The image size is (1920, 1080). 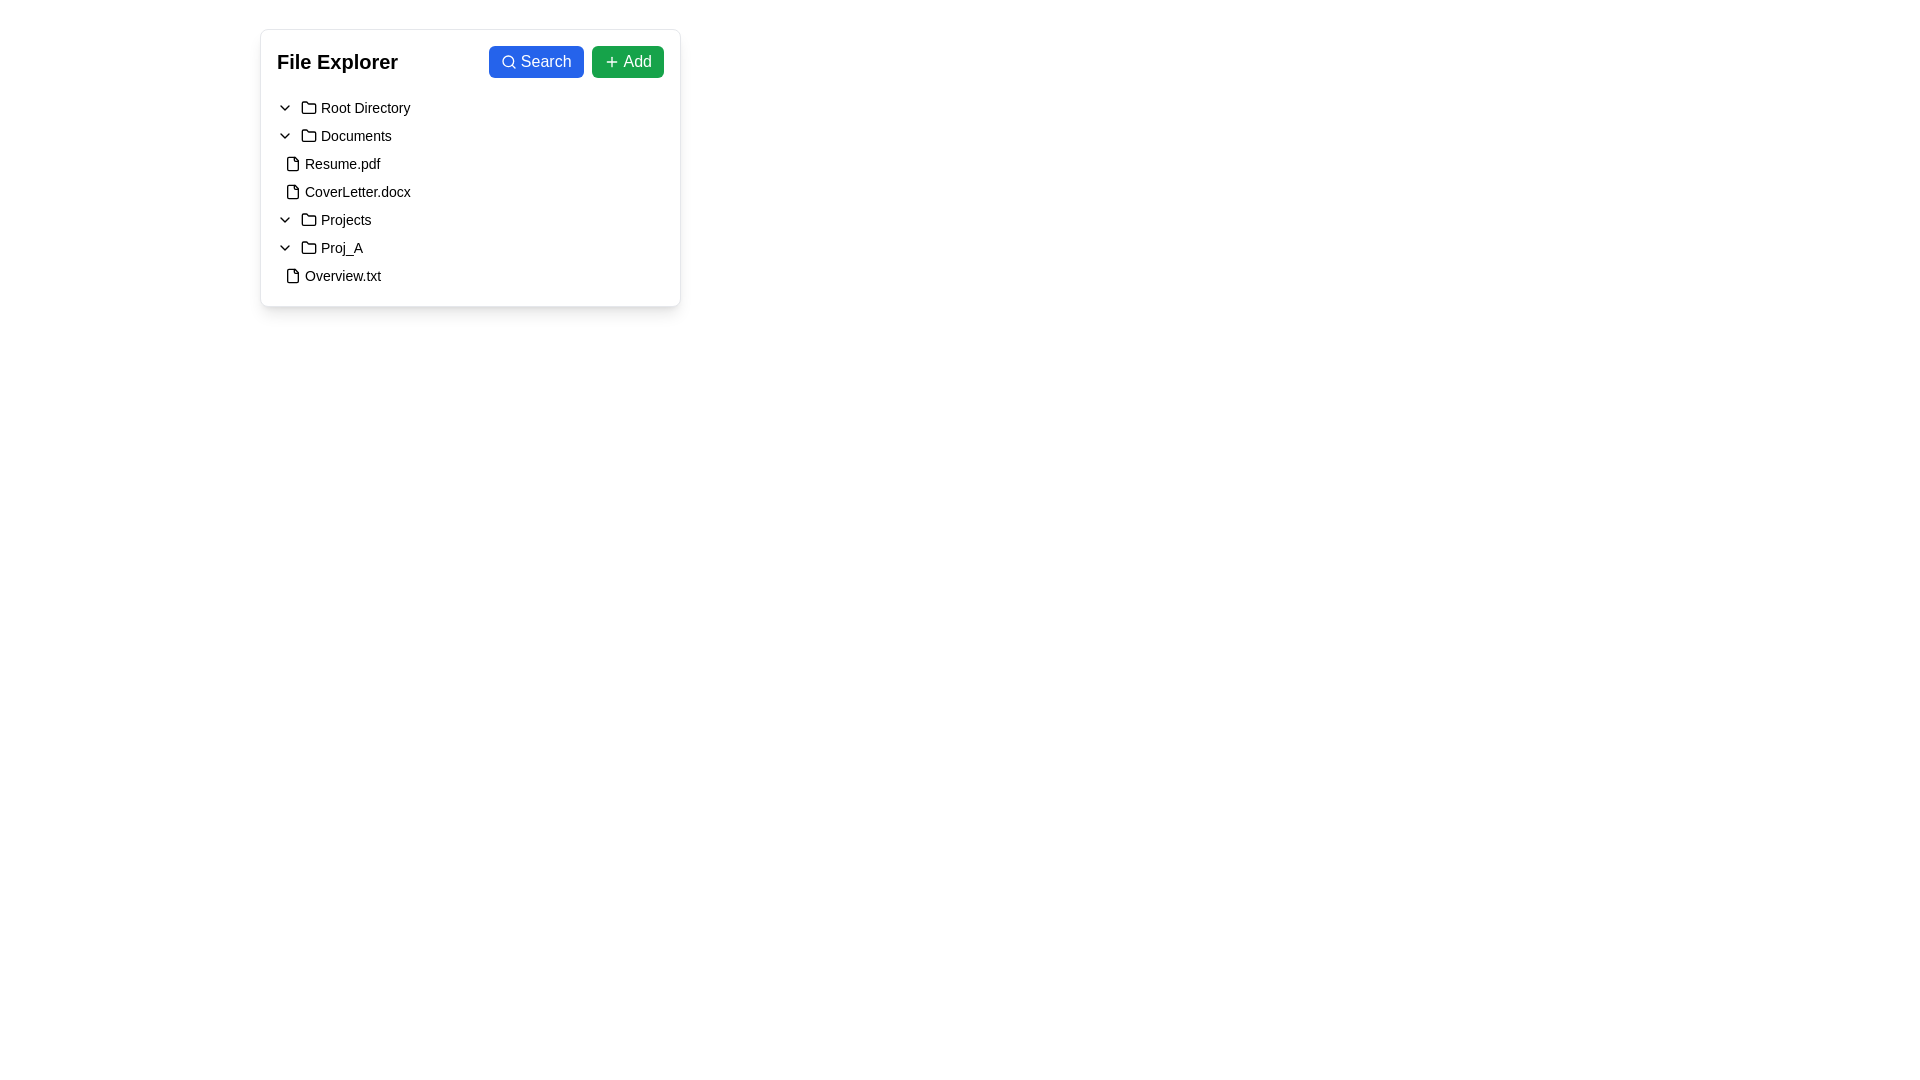 I want to click on the file icon representing 'Resume.pdf' located in the file explorer, positioned immediately to the left of the label, so click(x=291, y=163).